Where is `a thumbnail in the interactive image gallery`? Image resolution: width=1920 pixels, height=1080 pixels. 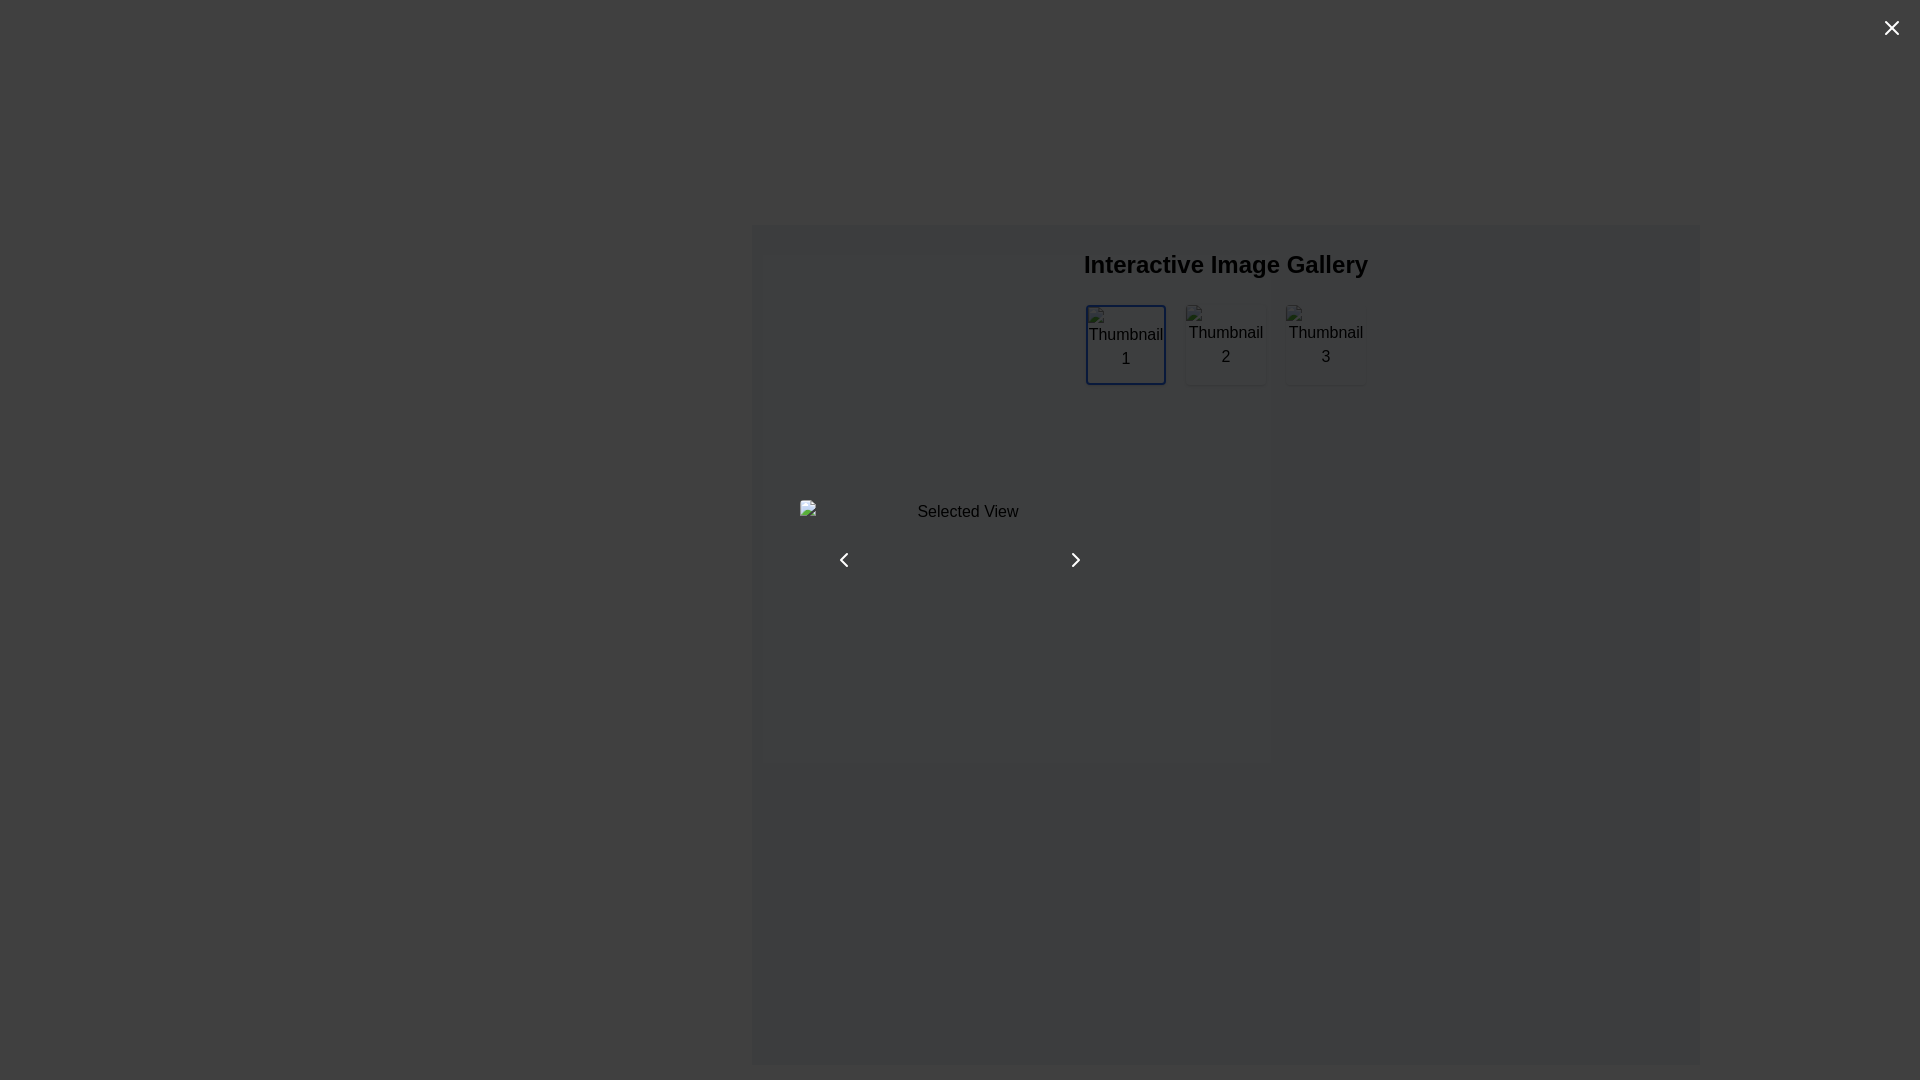
a thumbnail in the interactive image gallery is located at coordinates (1224, 343).